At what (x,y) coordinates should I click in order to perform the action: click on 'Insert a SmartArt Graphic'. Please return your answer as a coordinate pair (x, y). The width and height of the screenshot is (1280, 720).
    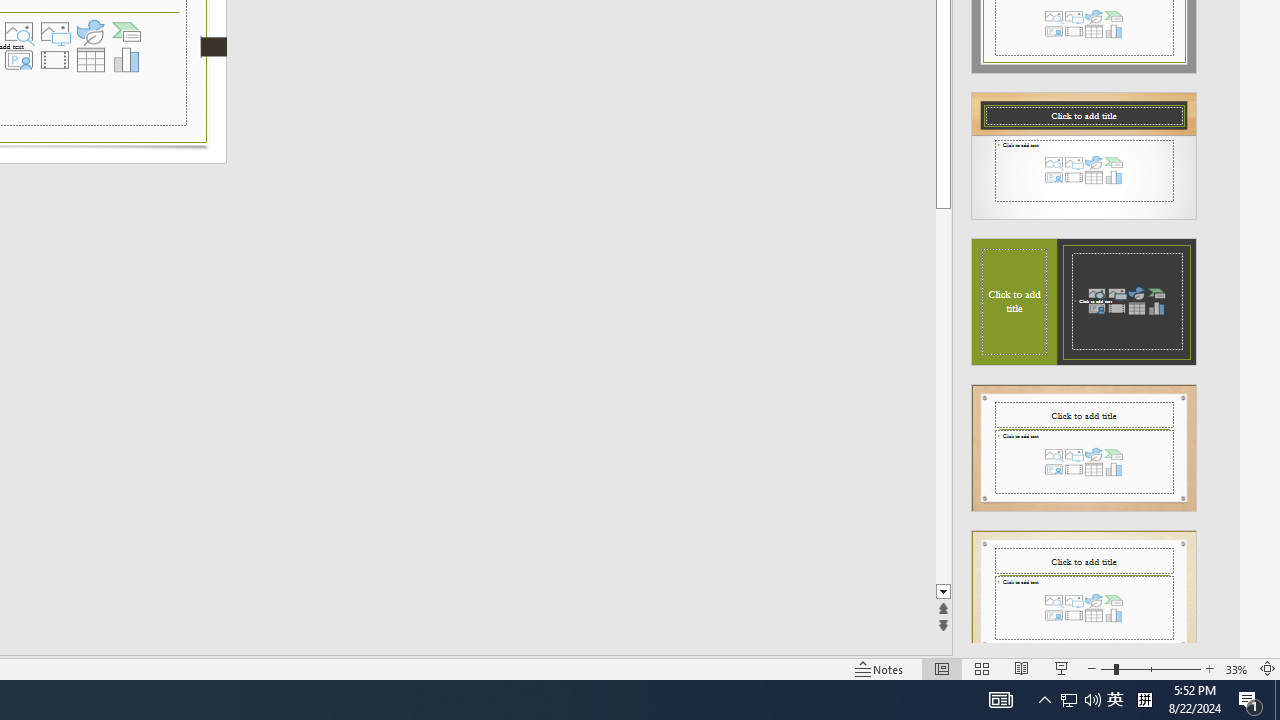
    Looking at the image, I should click on (126, 32).